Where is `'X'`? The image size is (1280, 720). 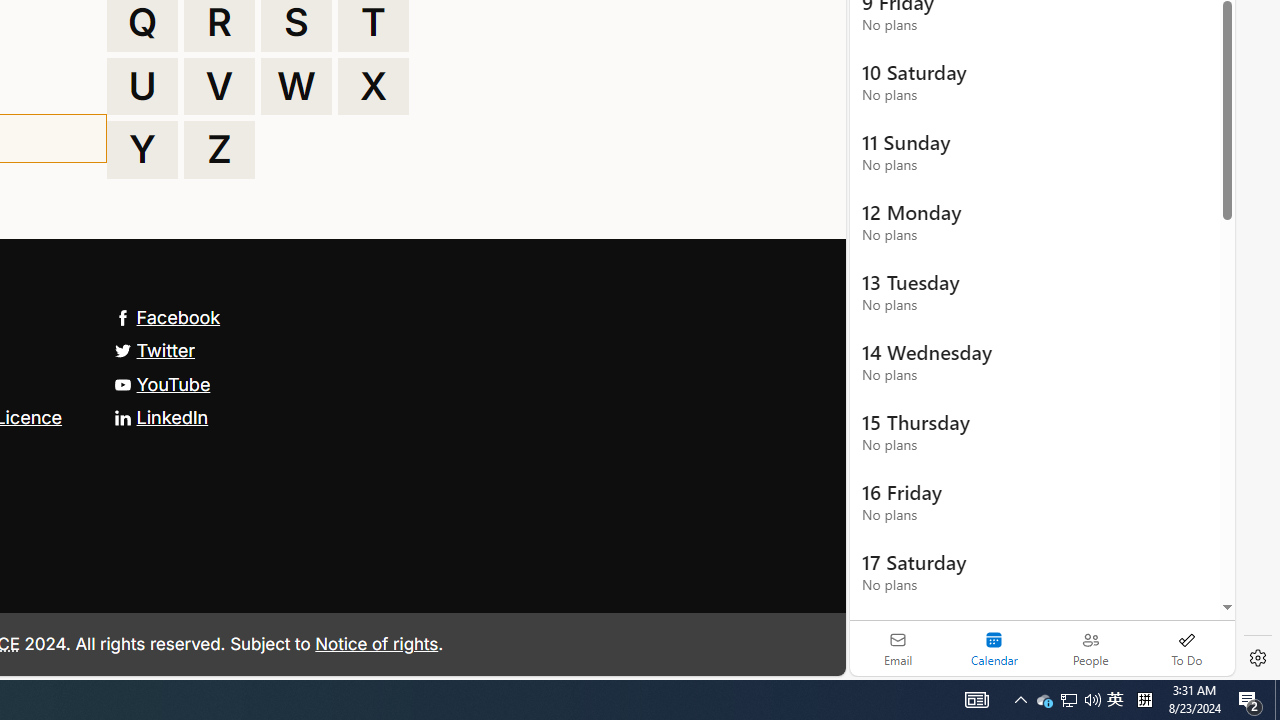 'X' is located at coordinates (373, 85).